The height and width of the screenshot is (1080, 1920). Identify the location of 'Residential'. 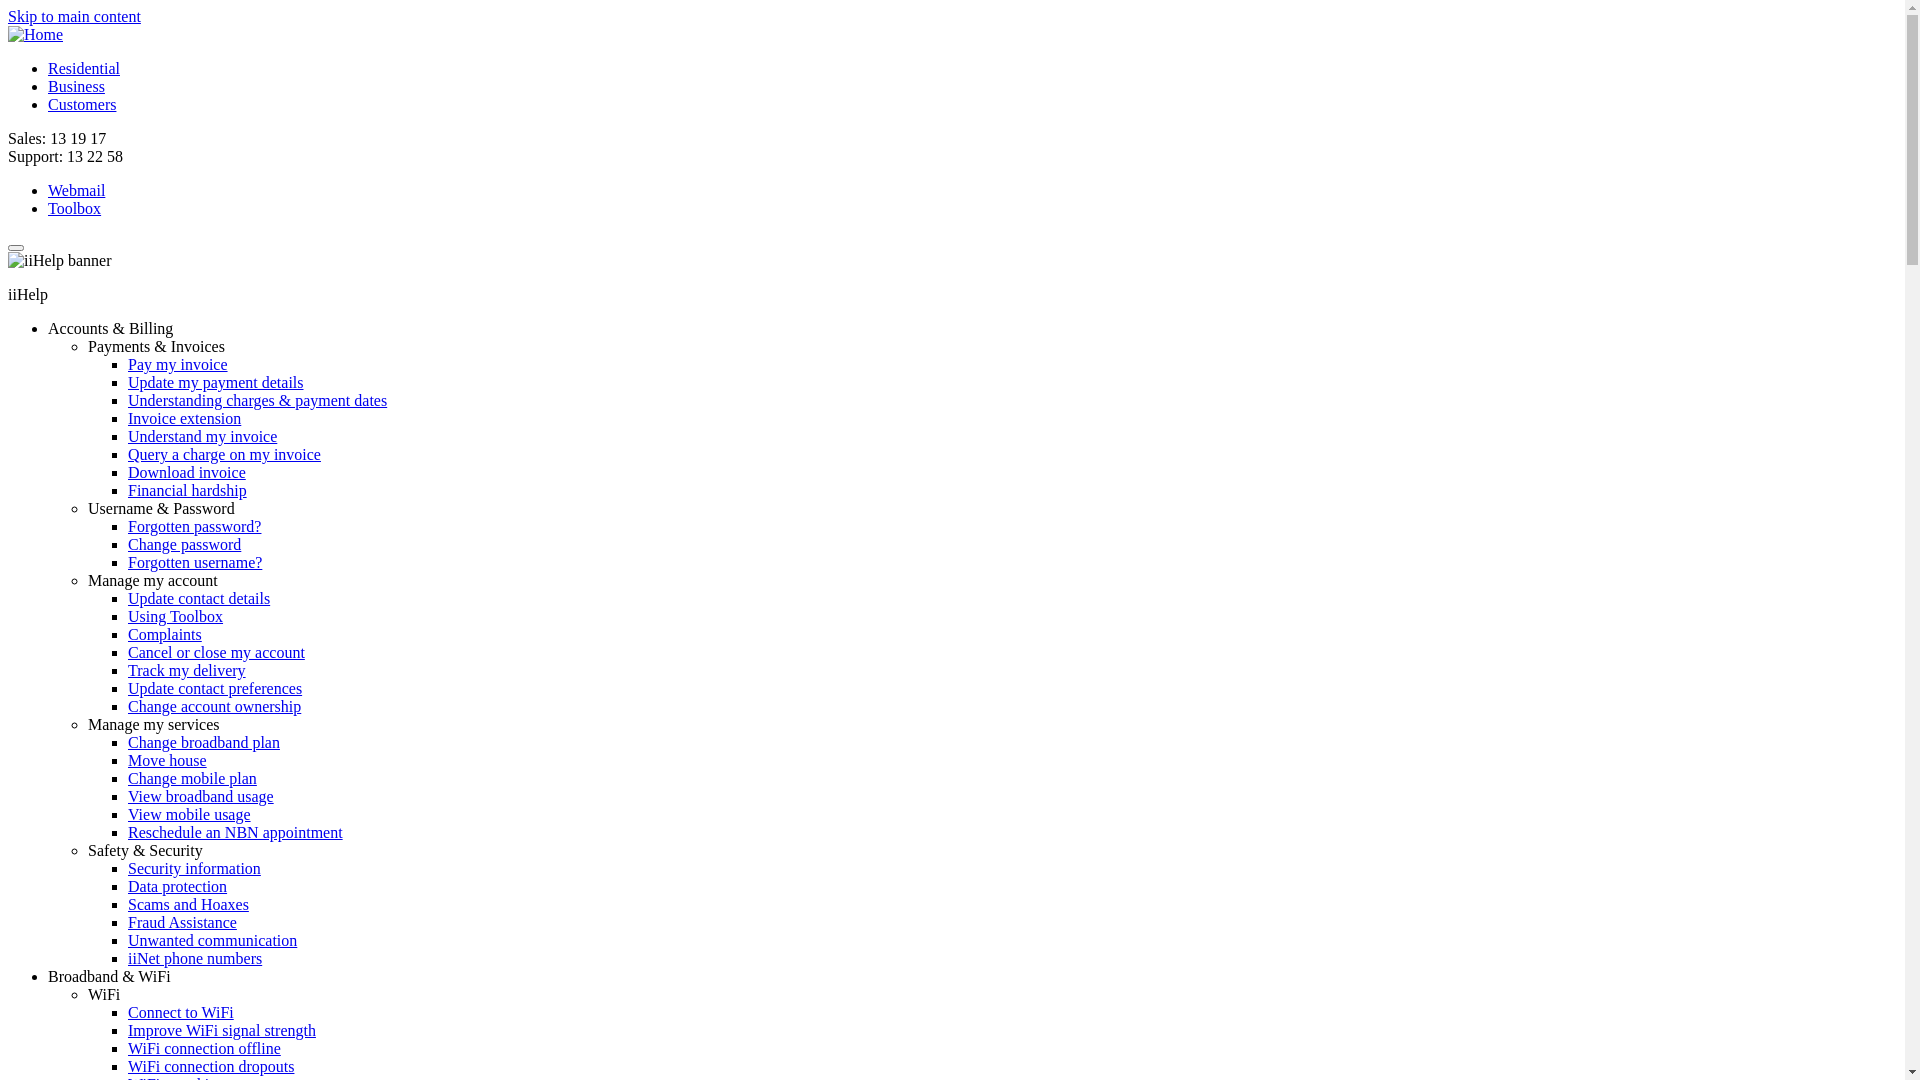
(82, 67).